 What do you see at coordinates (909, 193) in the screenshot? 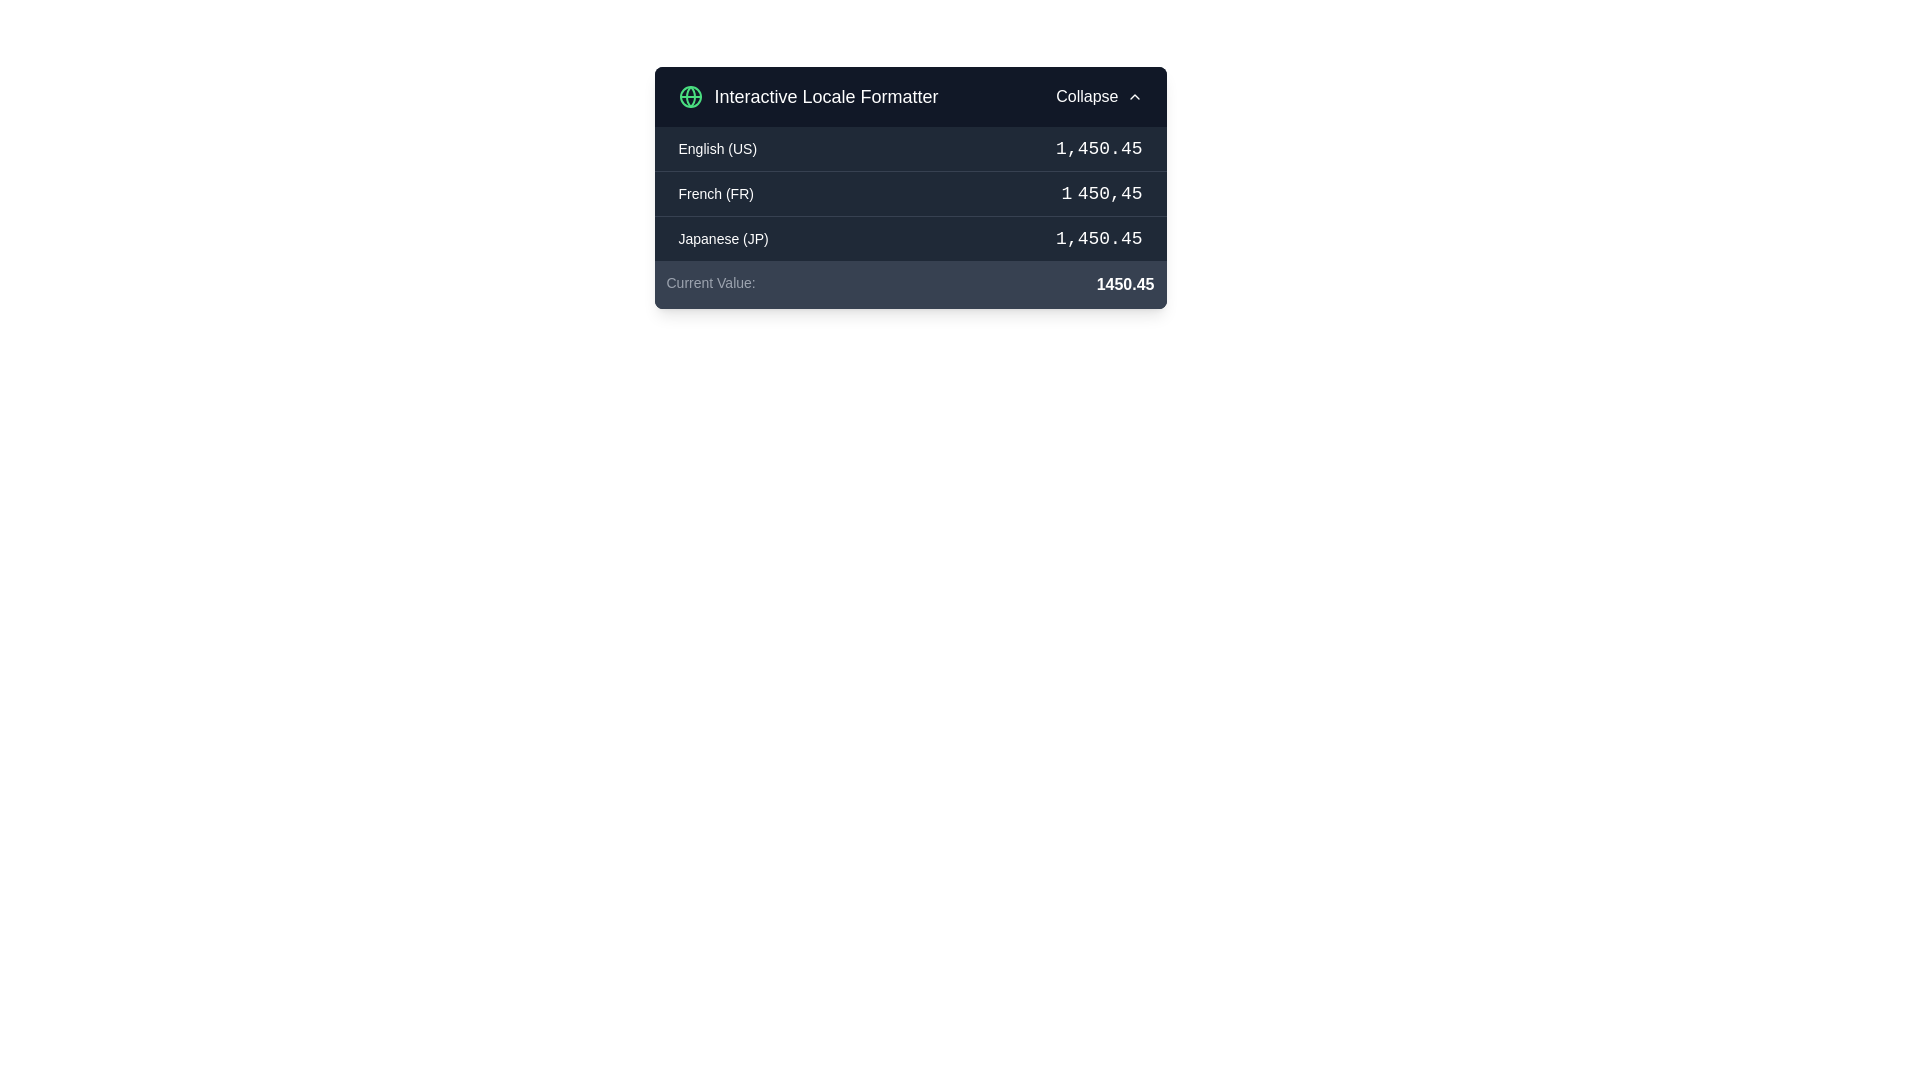
I see `the second list item in the 'Interactive Locale Formatter' card` at bounding box center [909, 193].